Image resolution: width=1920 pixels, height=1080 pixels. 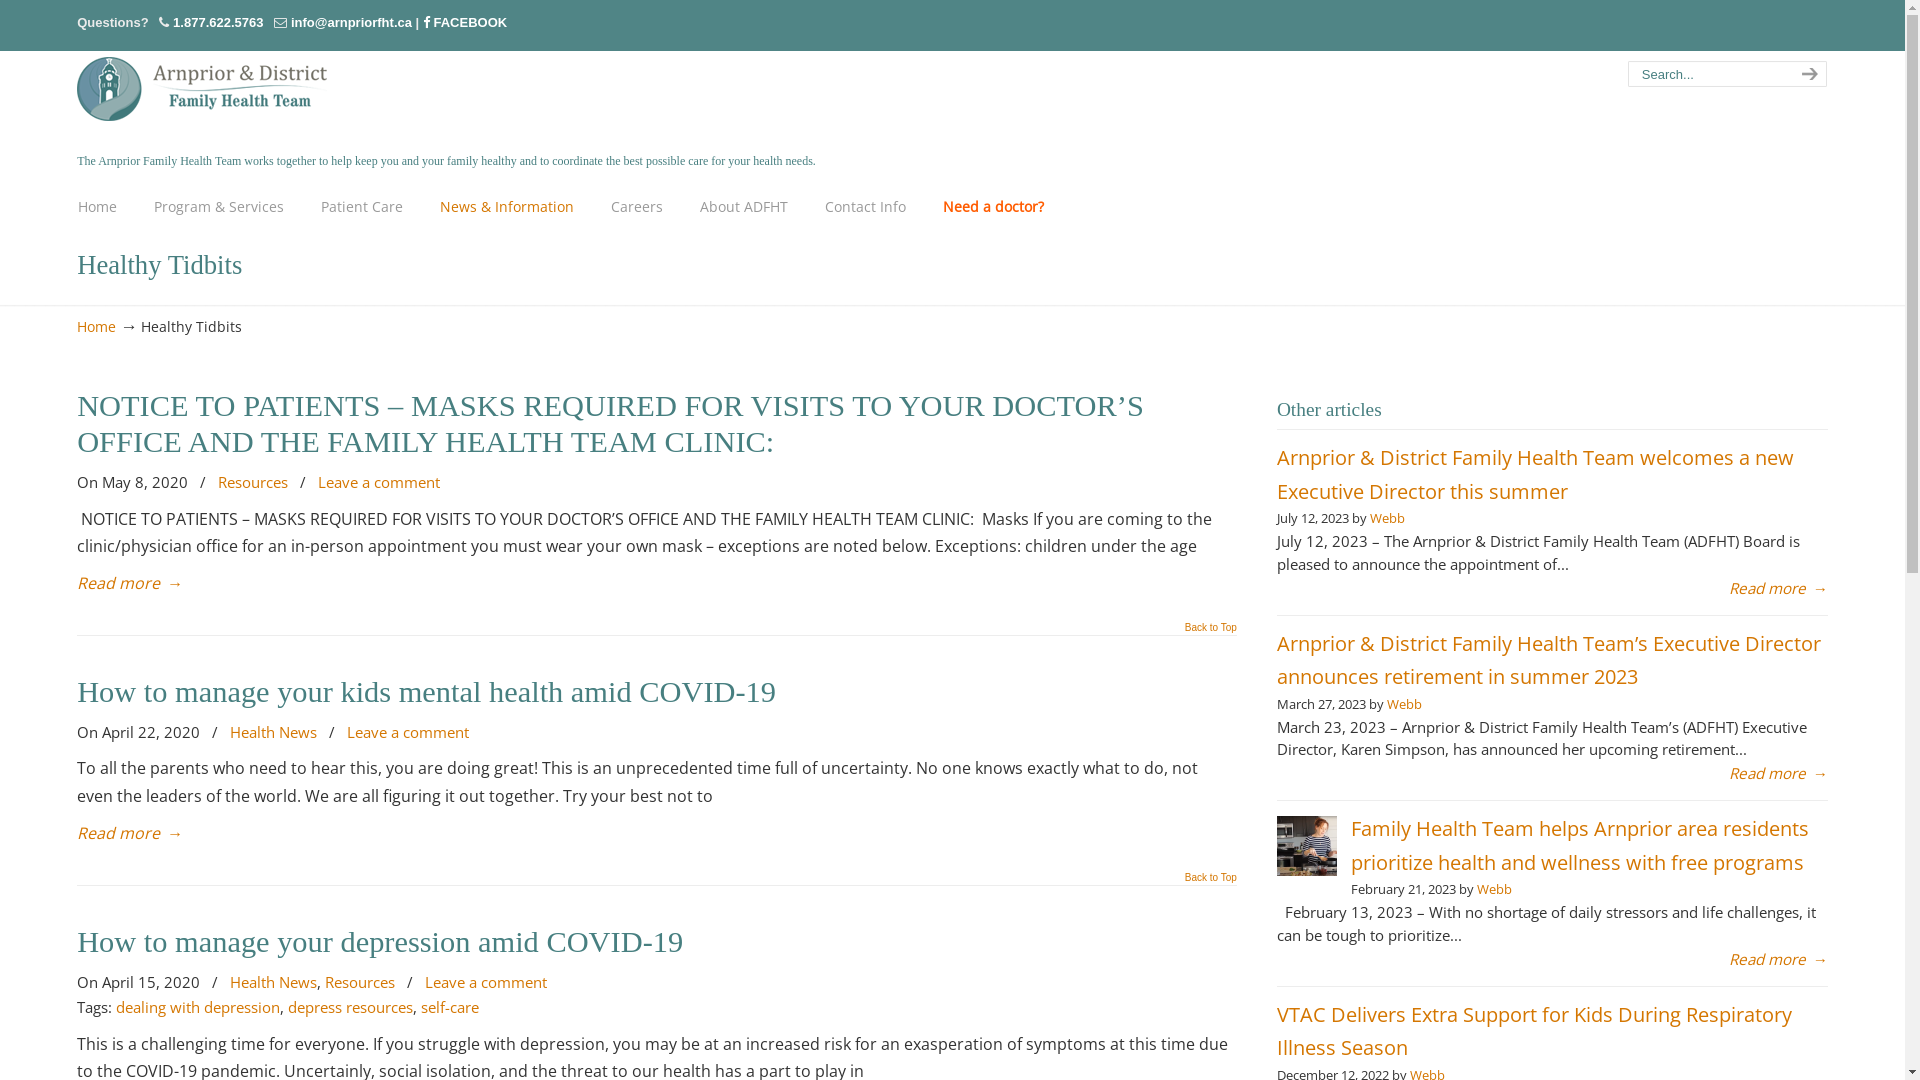 What do you see at coordinates (1806, 72) in the screenshot?
I see `'search'` at bounding box center [1806, 72].